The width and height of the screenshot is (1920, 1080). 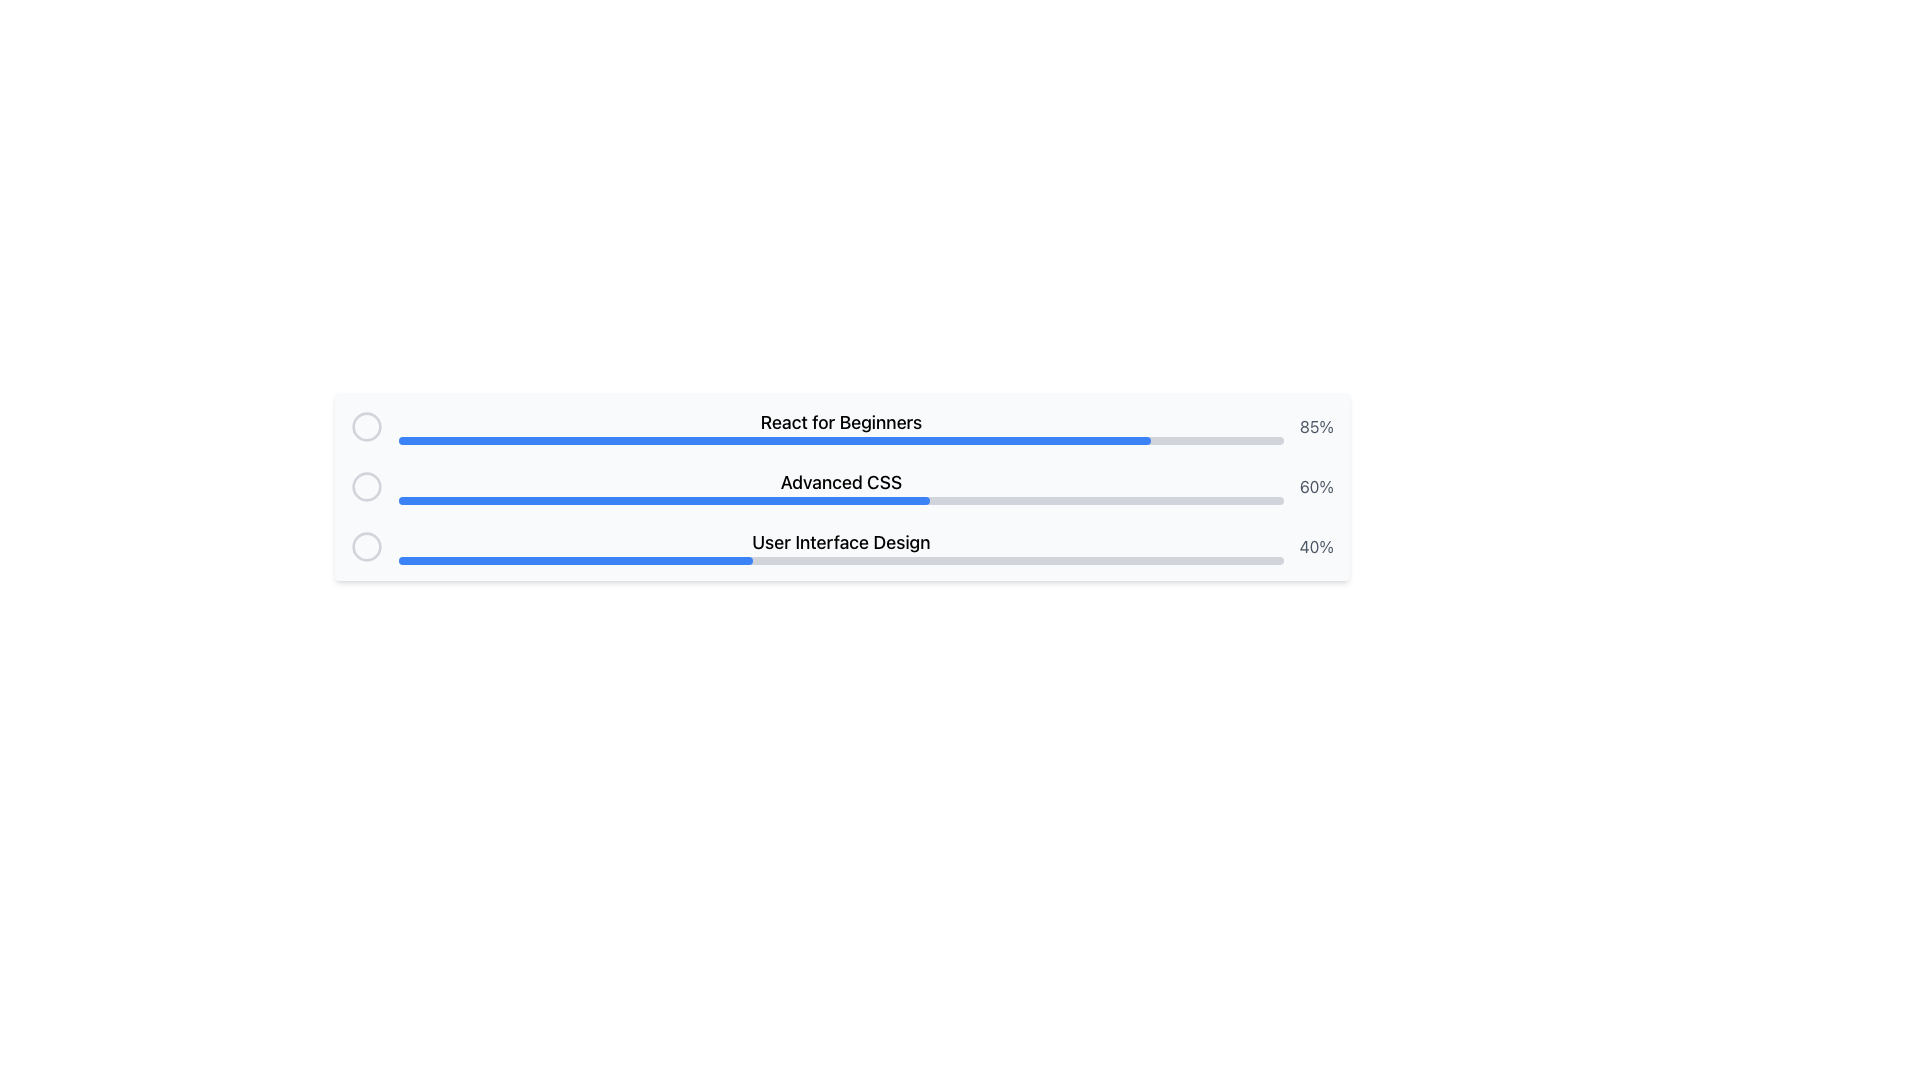 I want to click on the progress bar indicating the progress for 'React for Beginners', which is styled with a gray background and a blue foreground, covering approximately 85% of its length, so click(x=841, y=439).